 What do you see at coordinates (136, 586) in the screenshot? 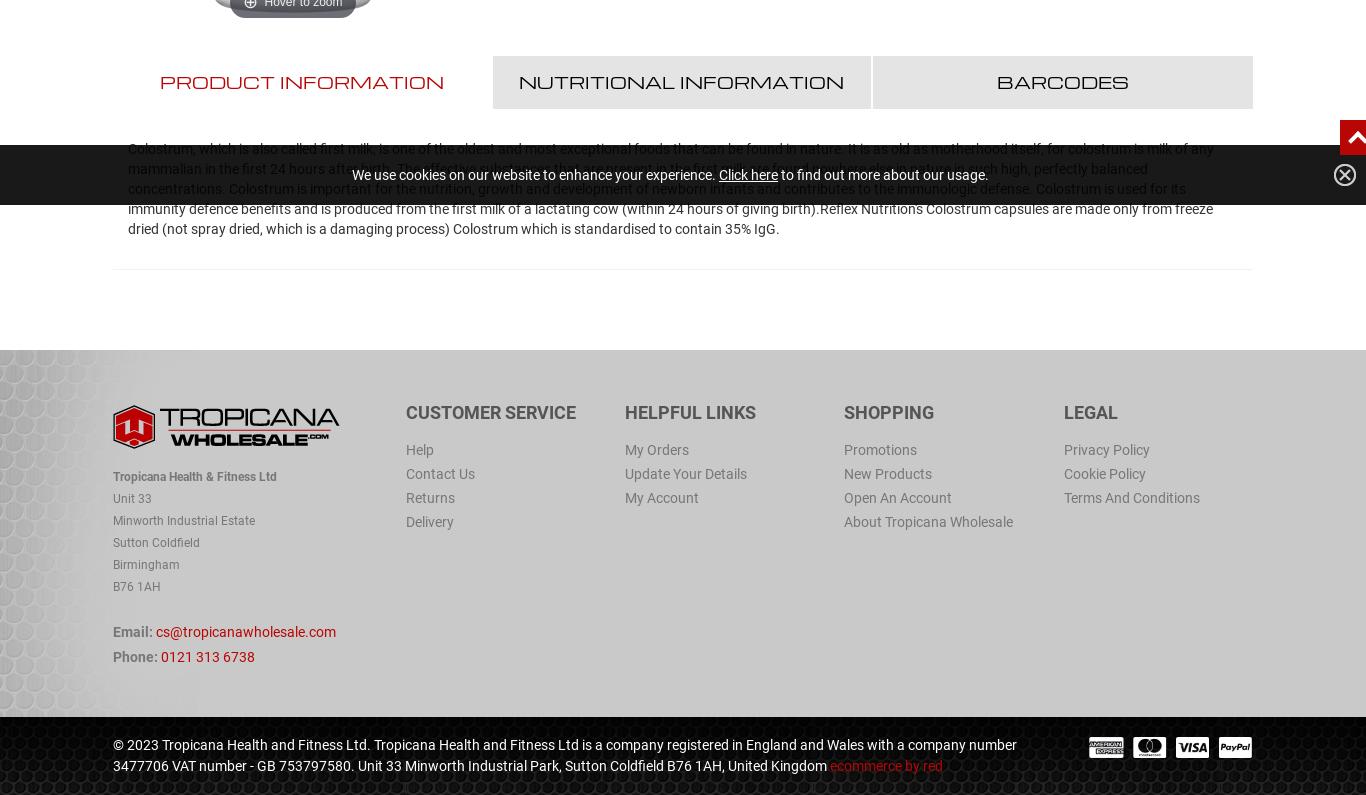
I see `'B76 1AH'` at bounding box center [136, 586].